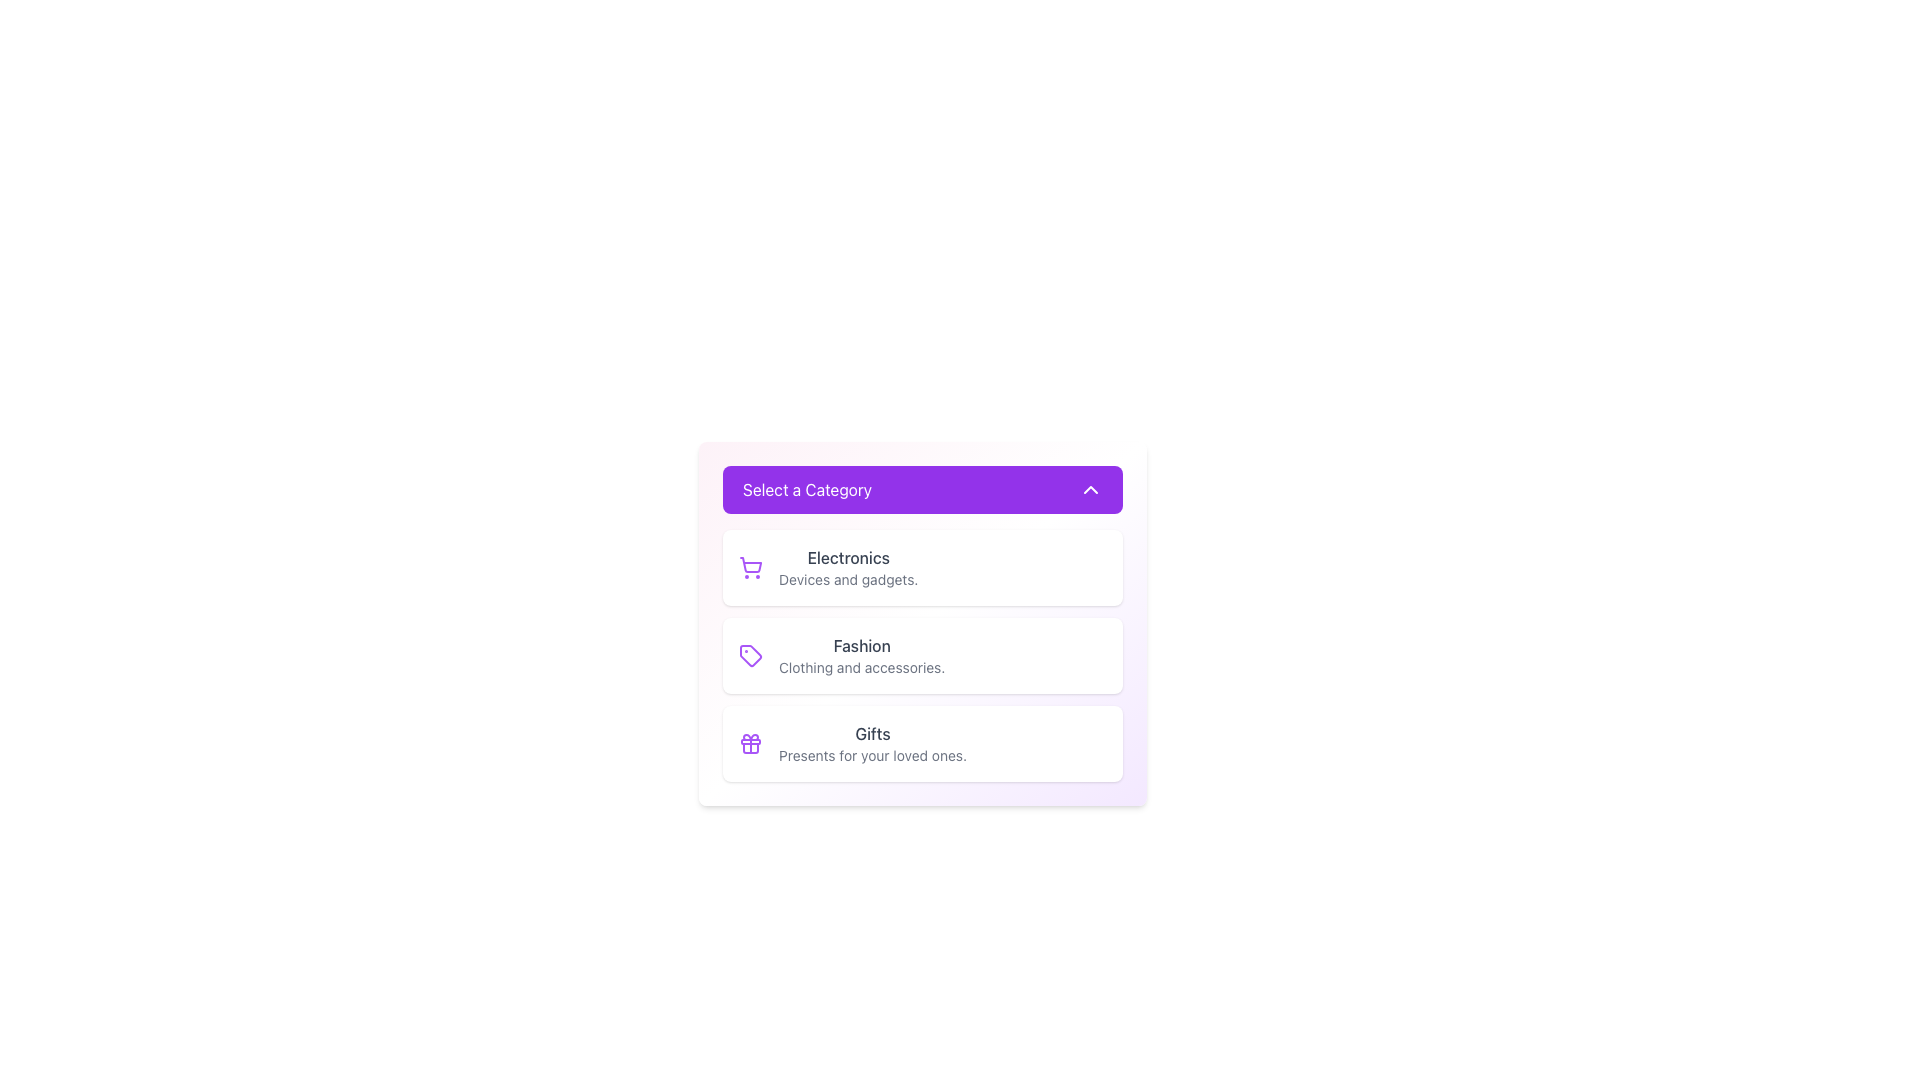  Describe the element at coordinates (749, 741) in the screenshot. I see `the decorative graphical component, which is a thin rectangular bar located within a compact gift box icon next to the 'Gifts' text in the list` at that location.